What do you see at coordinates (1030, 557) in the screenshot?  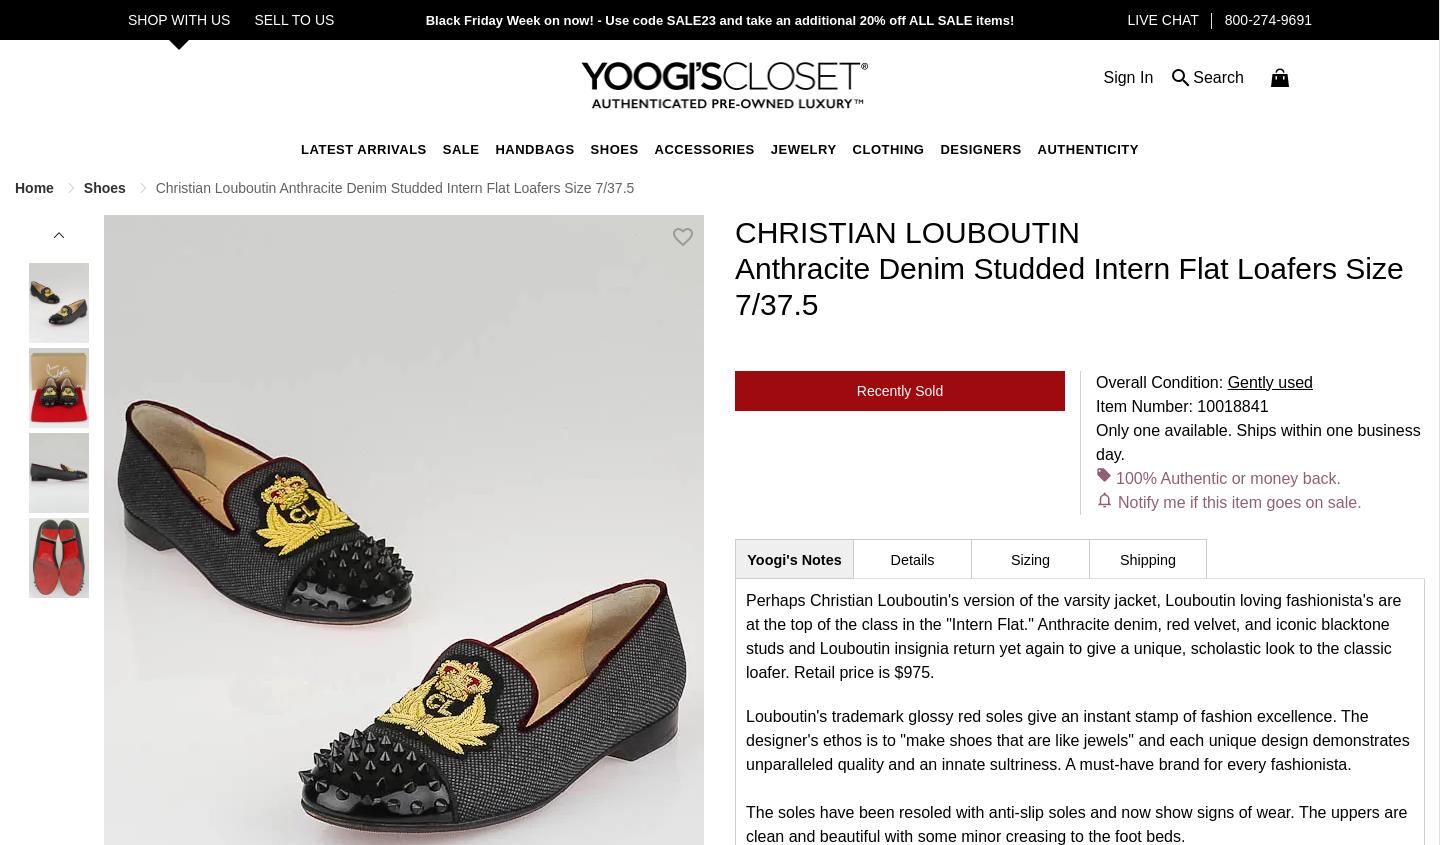 I see `'Sizing'` at bounding box center [1030, 557].